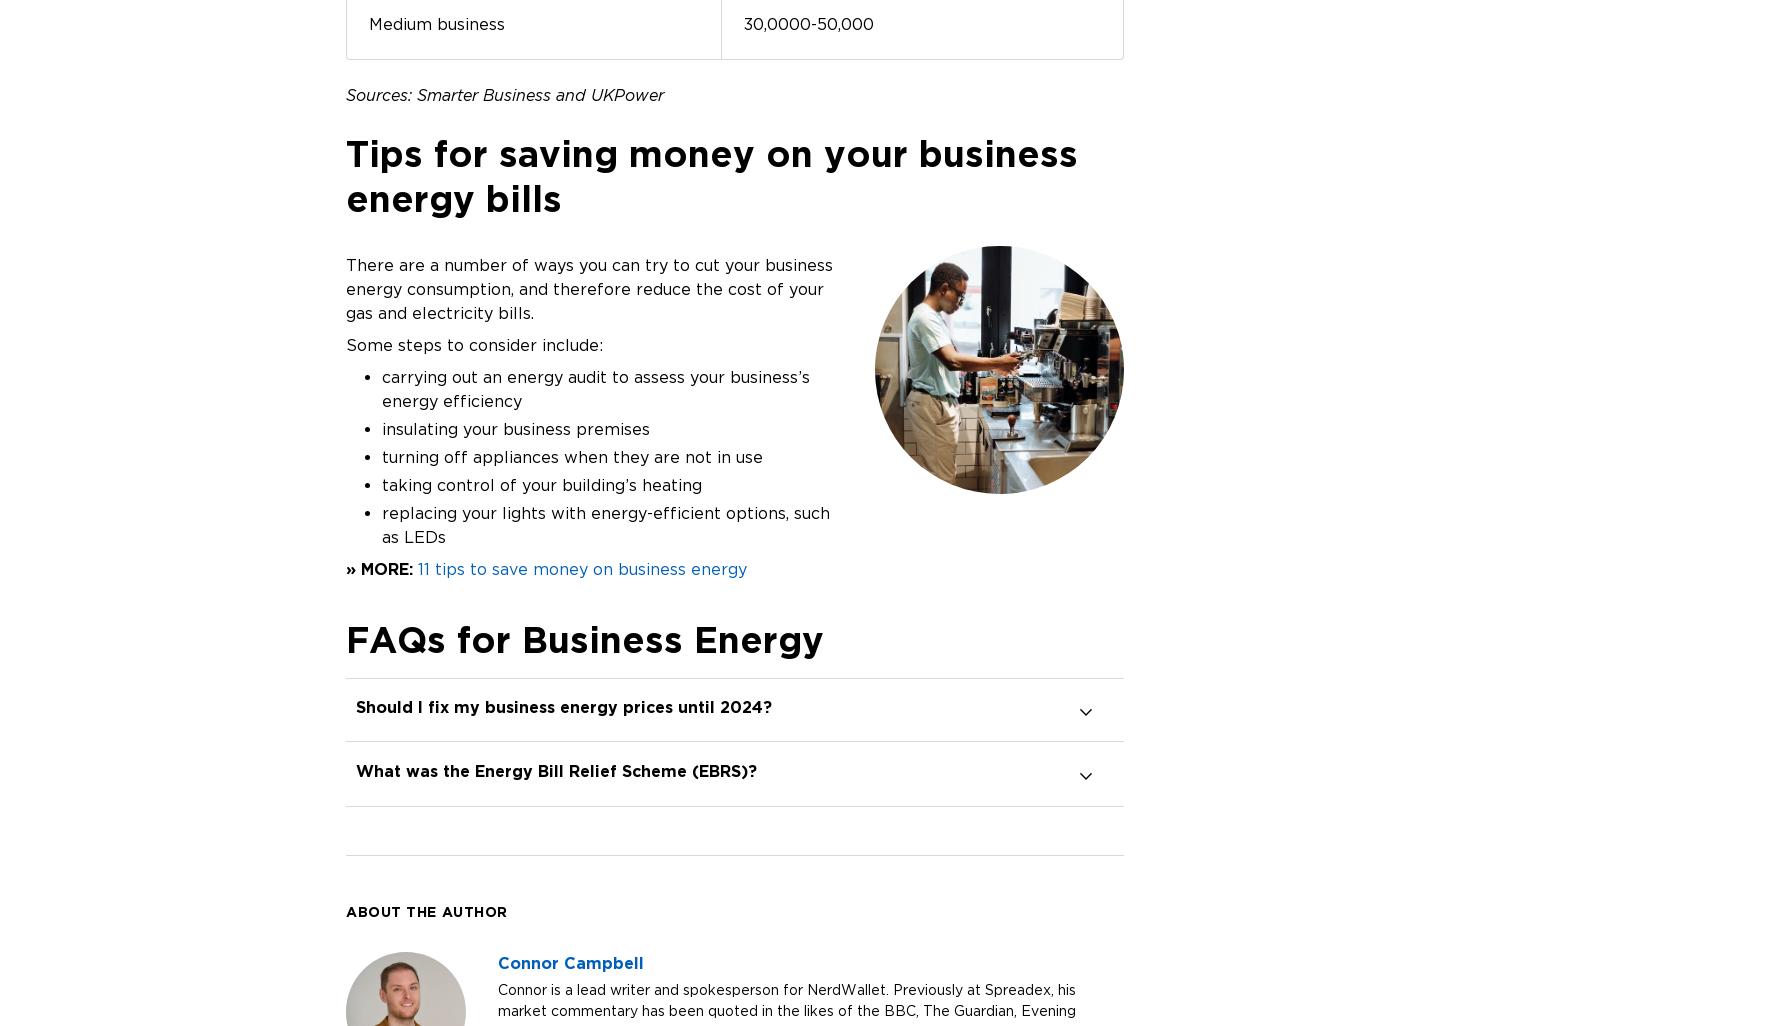  Describe the element at coordinates (594, 387) in the screenshot. I see `'carrying out an energy audit to assess your business’s energy efficiency'` at that location.